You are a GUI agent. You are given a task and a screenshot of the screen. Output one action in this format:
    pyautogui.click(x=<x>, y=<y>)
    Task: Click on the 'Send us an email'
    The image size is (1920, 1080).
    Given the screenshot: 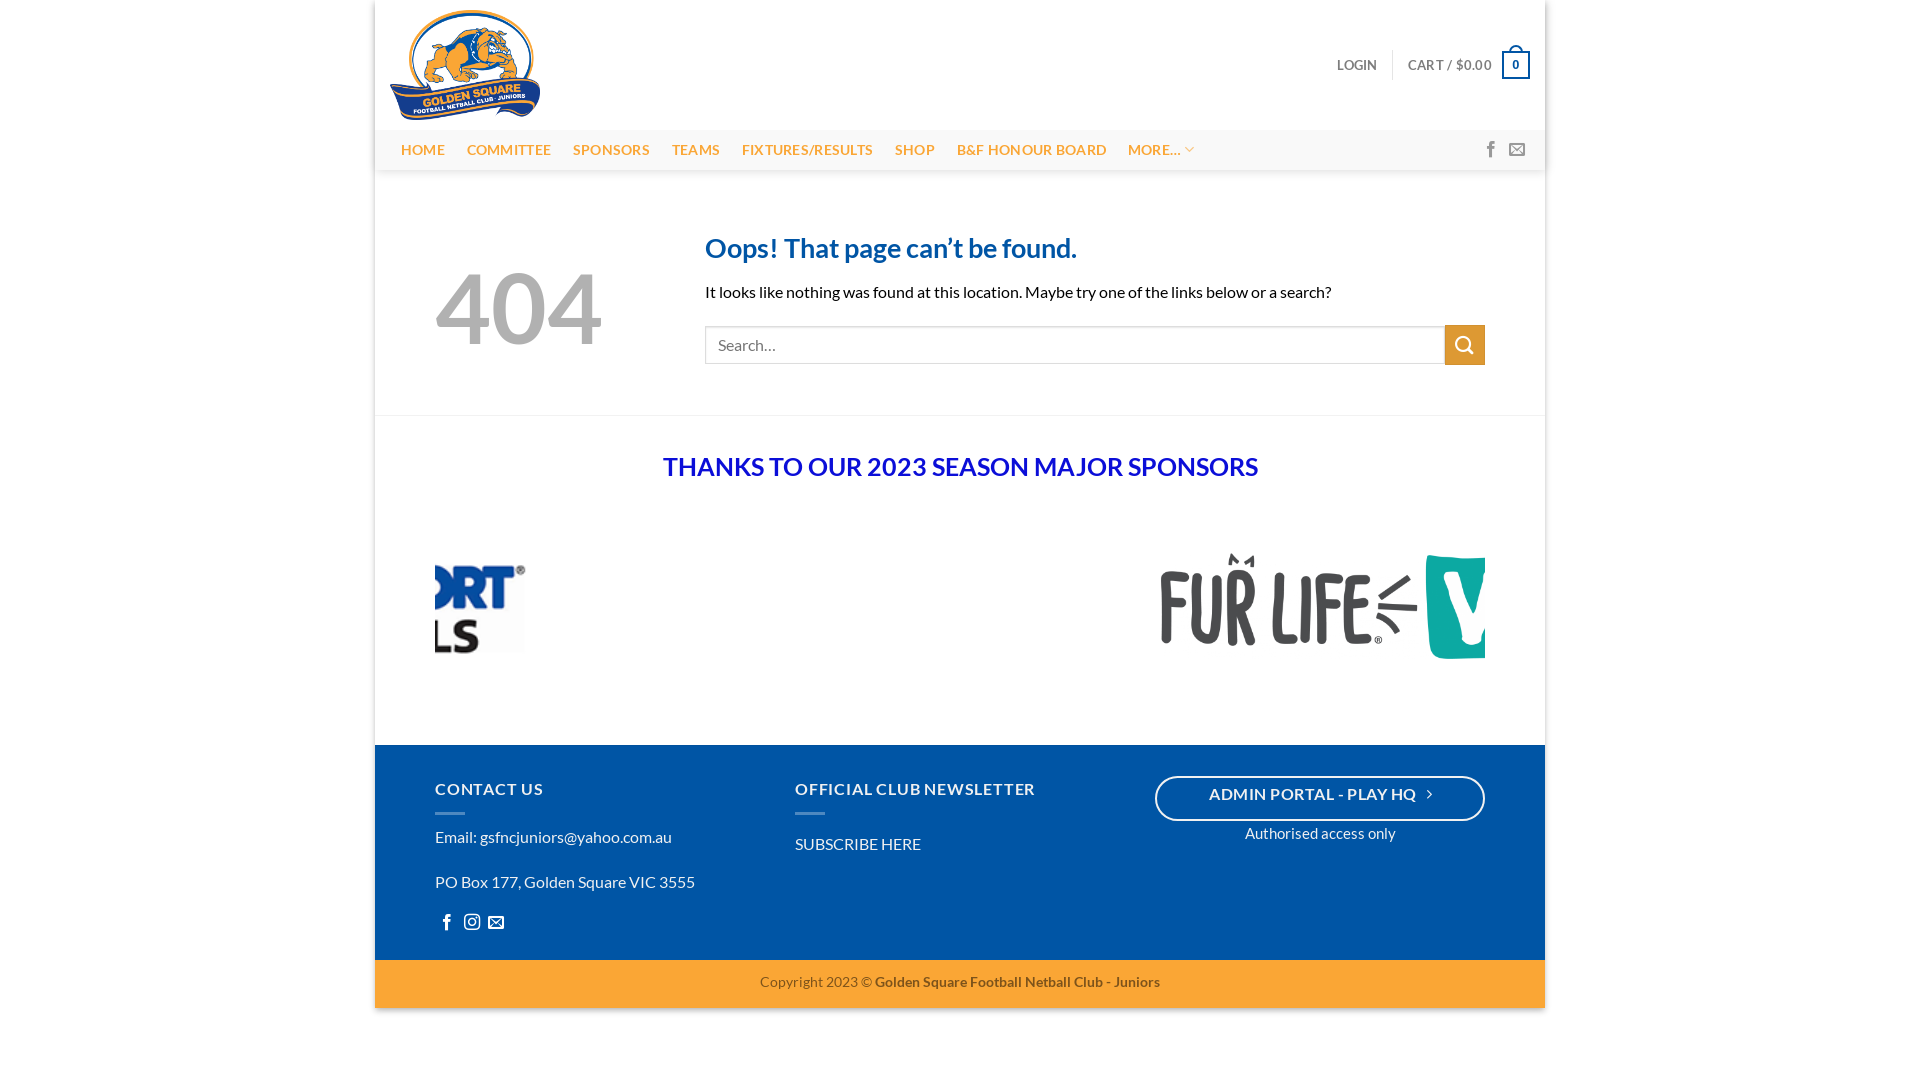 What is the action you would take?
    pyautogui.click(x=495, y=928)
    